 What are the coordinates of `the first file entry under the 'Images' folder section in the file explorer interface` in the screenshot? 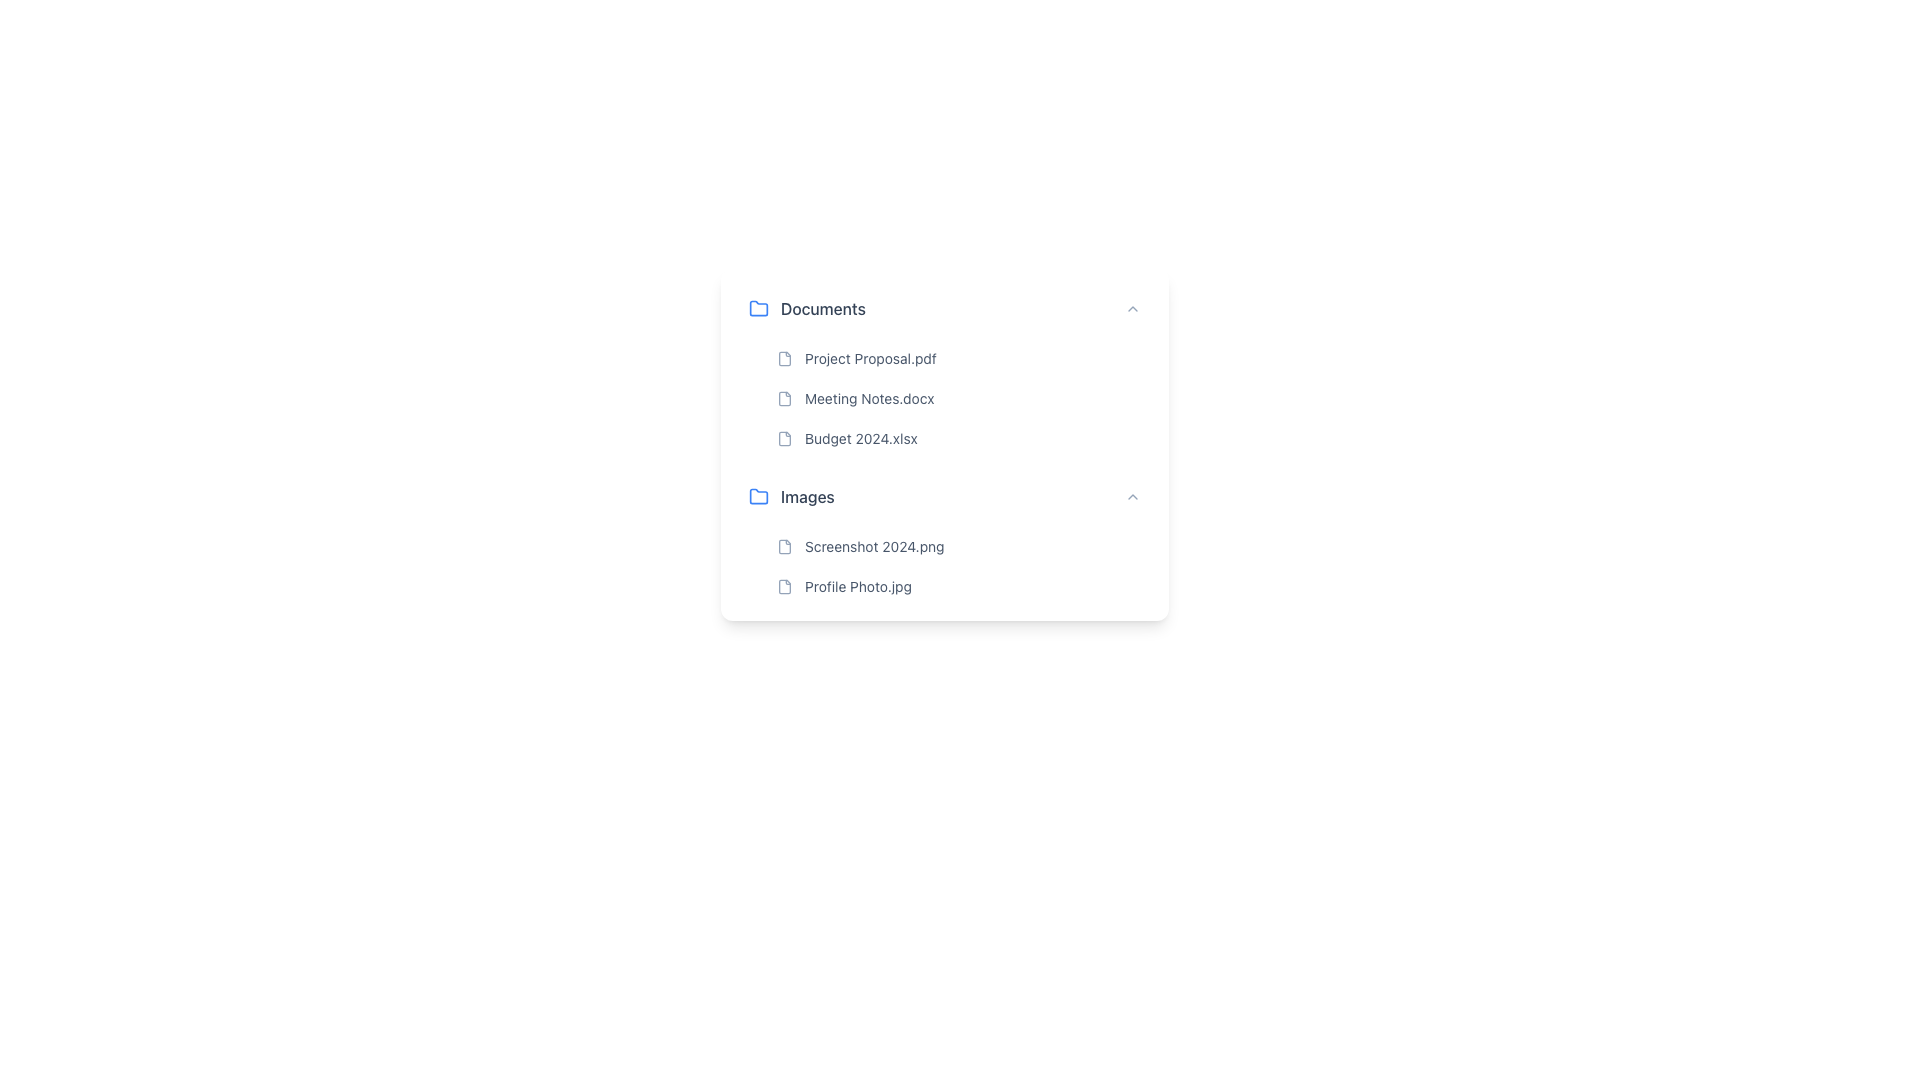 It's located at (944, 538).